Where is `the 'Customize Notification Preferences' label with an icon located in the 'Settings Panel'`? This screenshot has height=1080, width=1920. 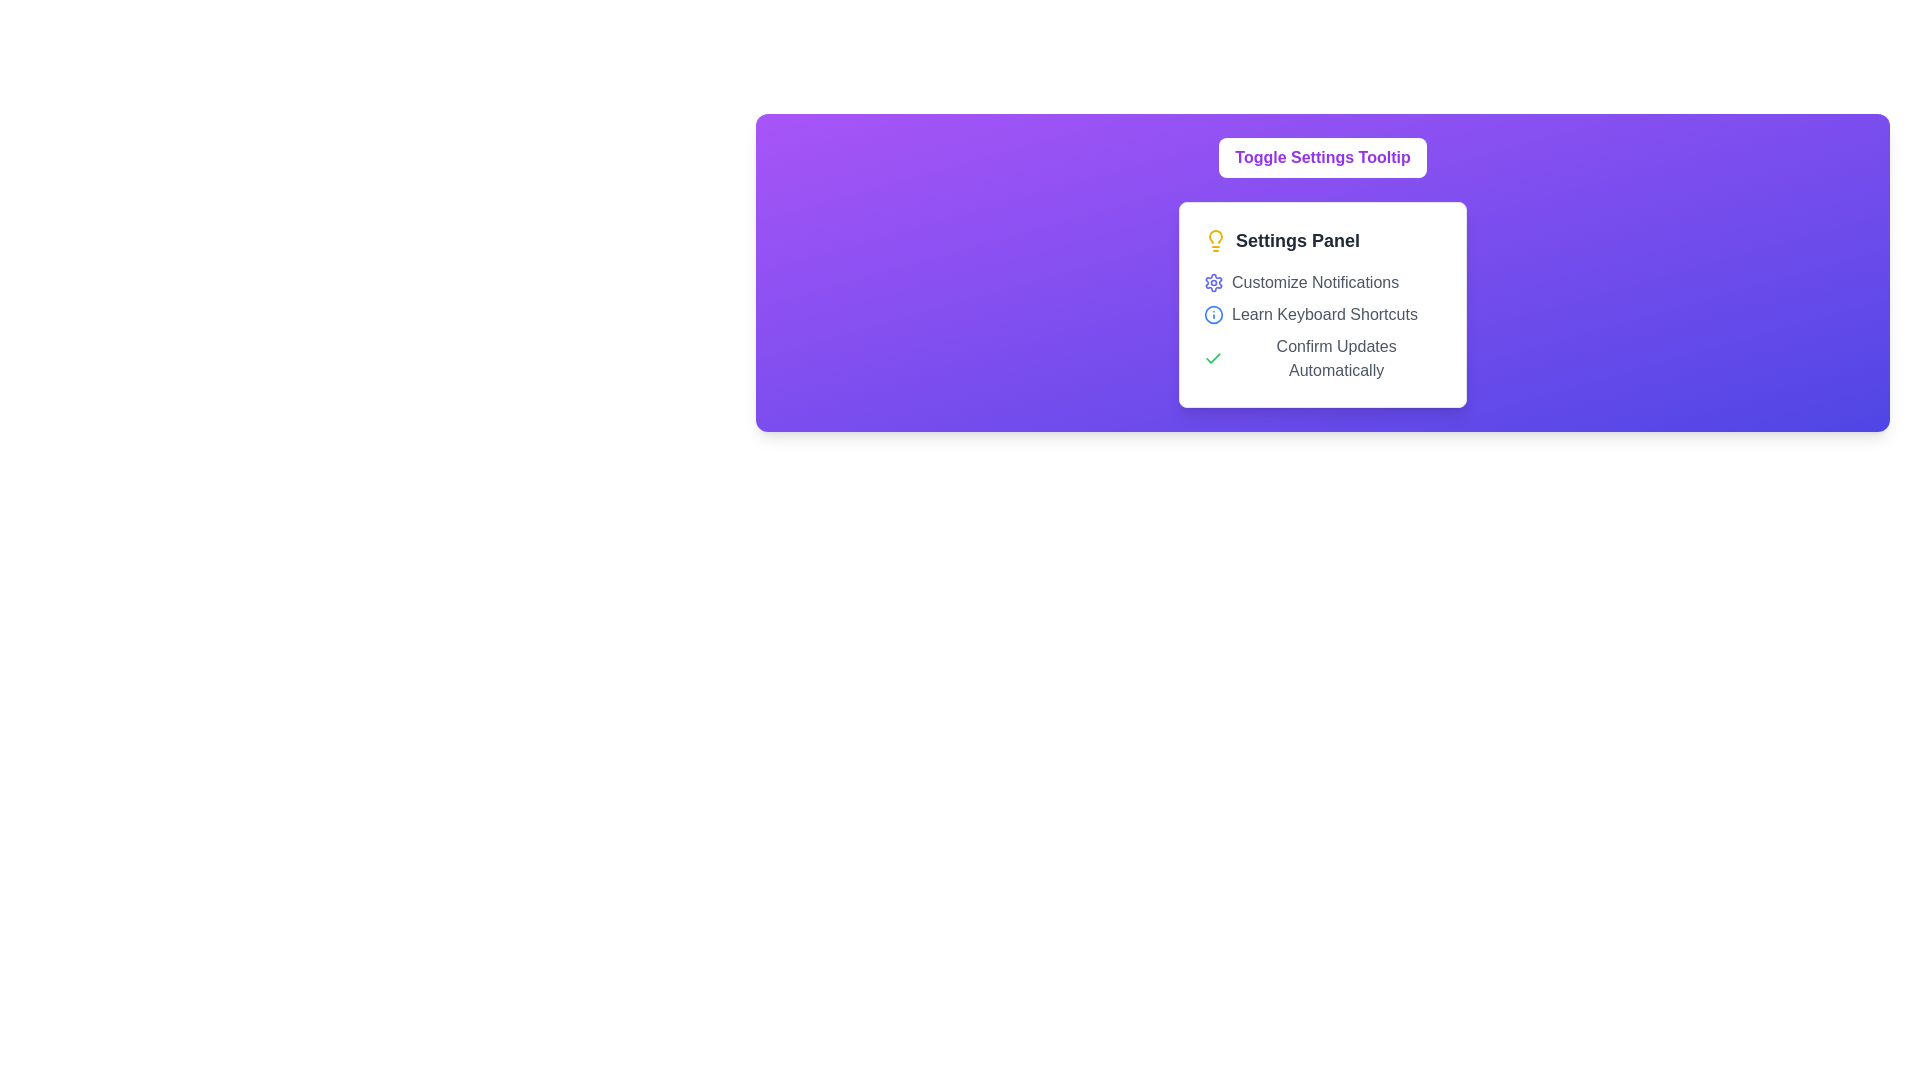 the 'Customize Notification Preferences' label with an icon located in the 'Settings Panel' is located at coordinates (1323, 282).